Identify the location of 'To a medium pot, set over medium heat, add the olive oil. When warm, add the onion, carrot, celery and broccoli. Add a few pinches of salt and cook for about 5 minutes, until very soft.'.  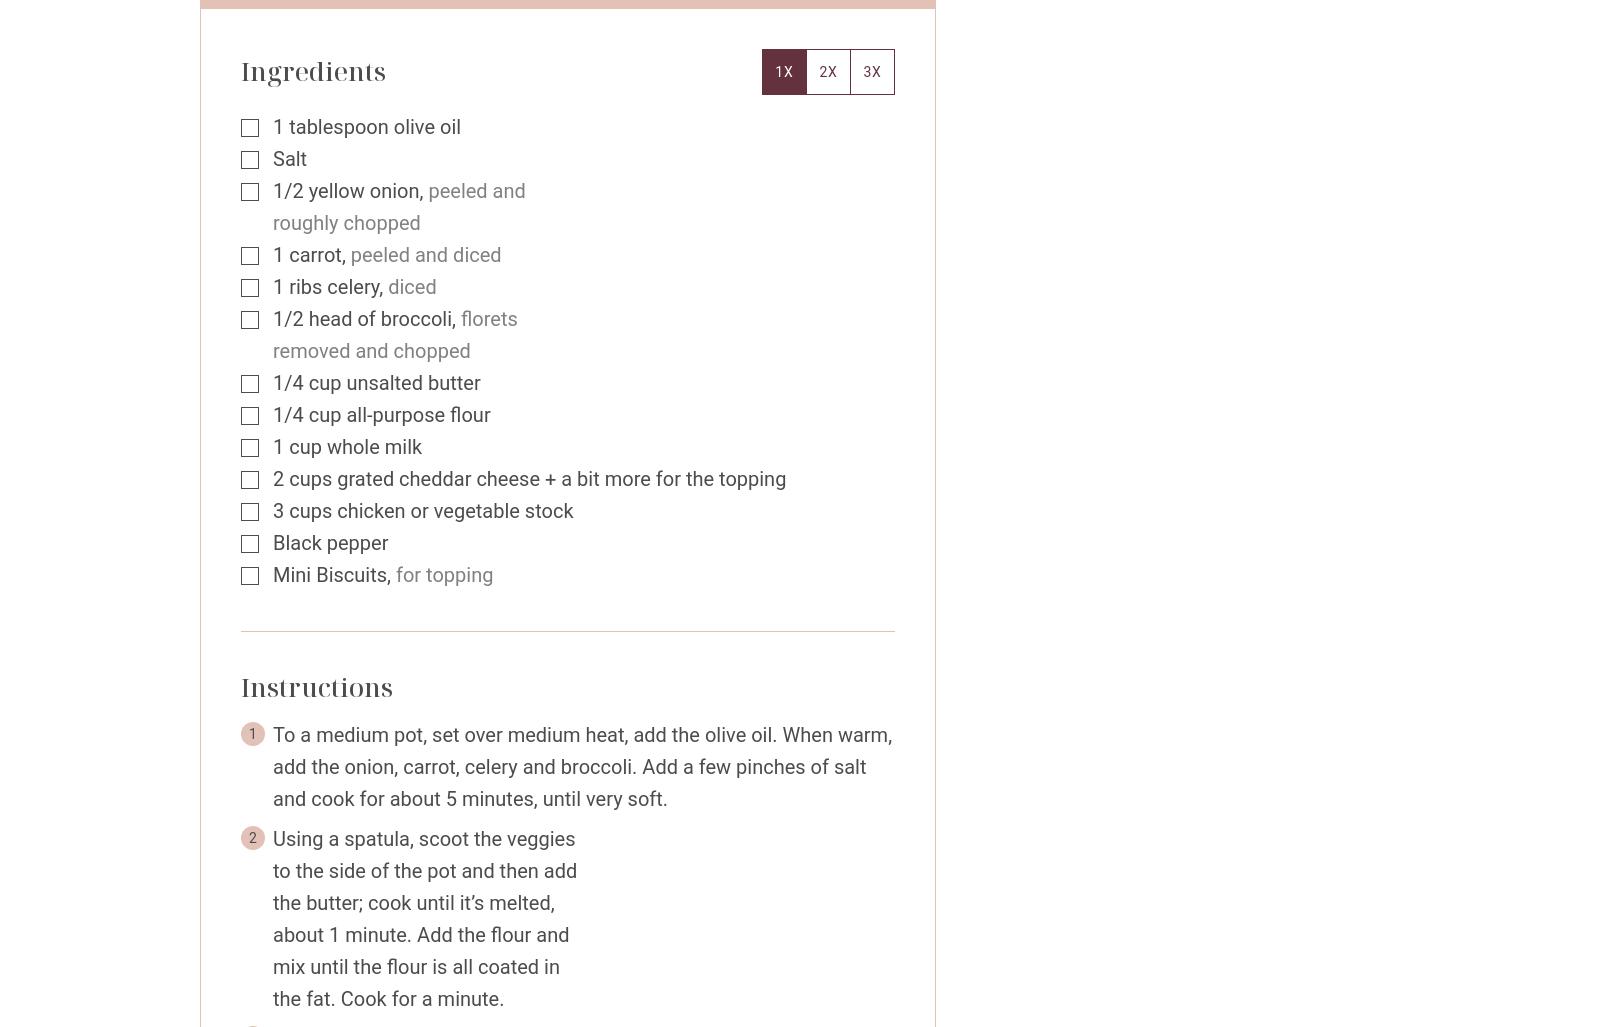
(581, 765).